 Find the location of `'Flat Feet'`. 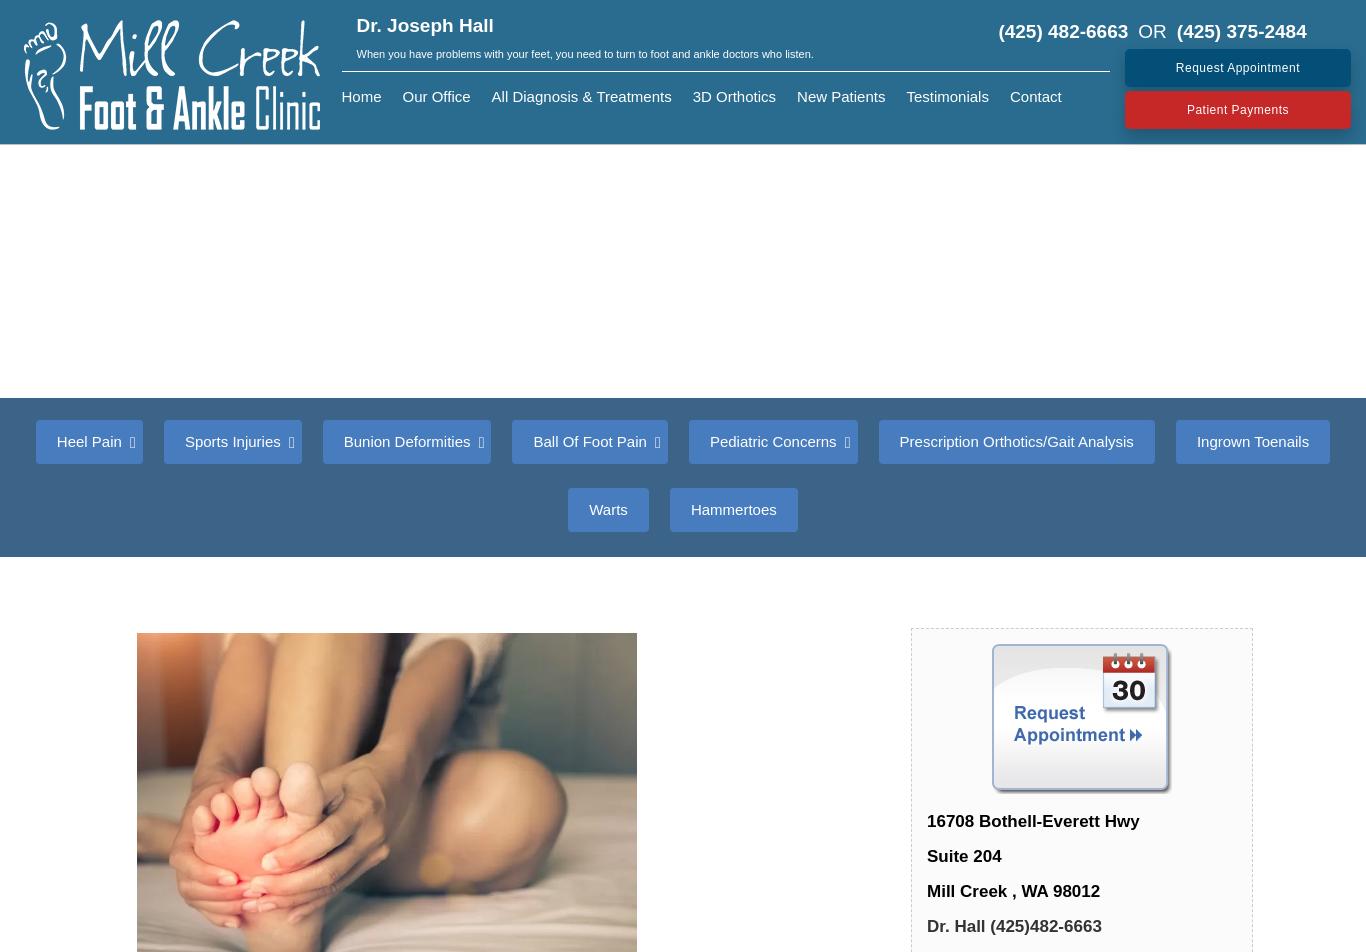

'Flat Feet' is located at coordinates (741, 563).